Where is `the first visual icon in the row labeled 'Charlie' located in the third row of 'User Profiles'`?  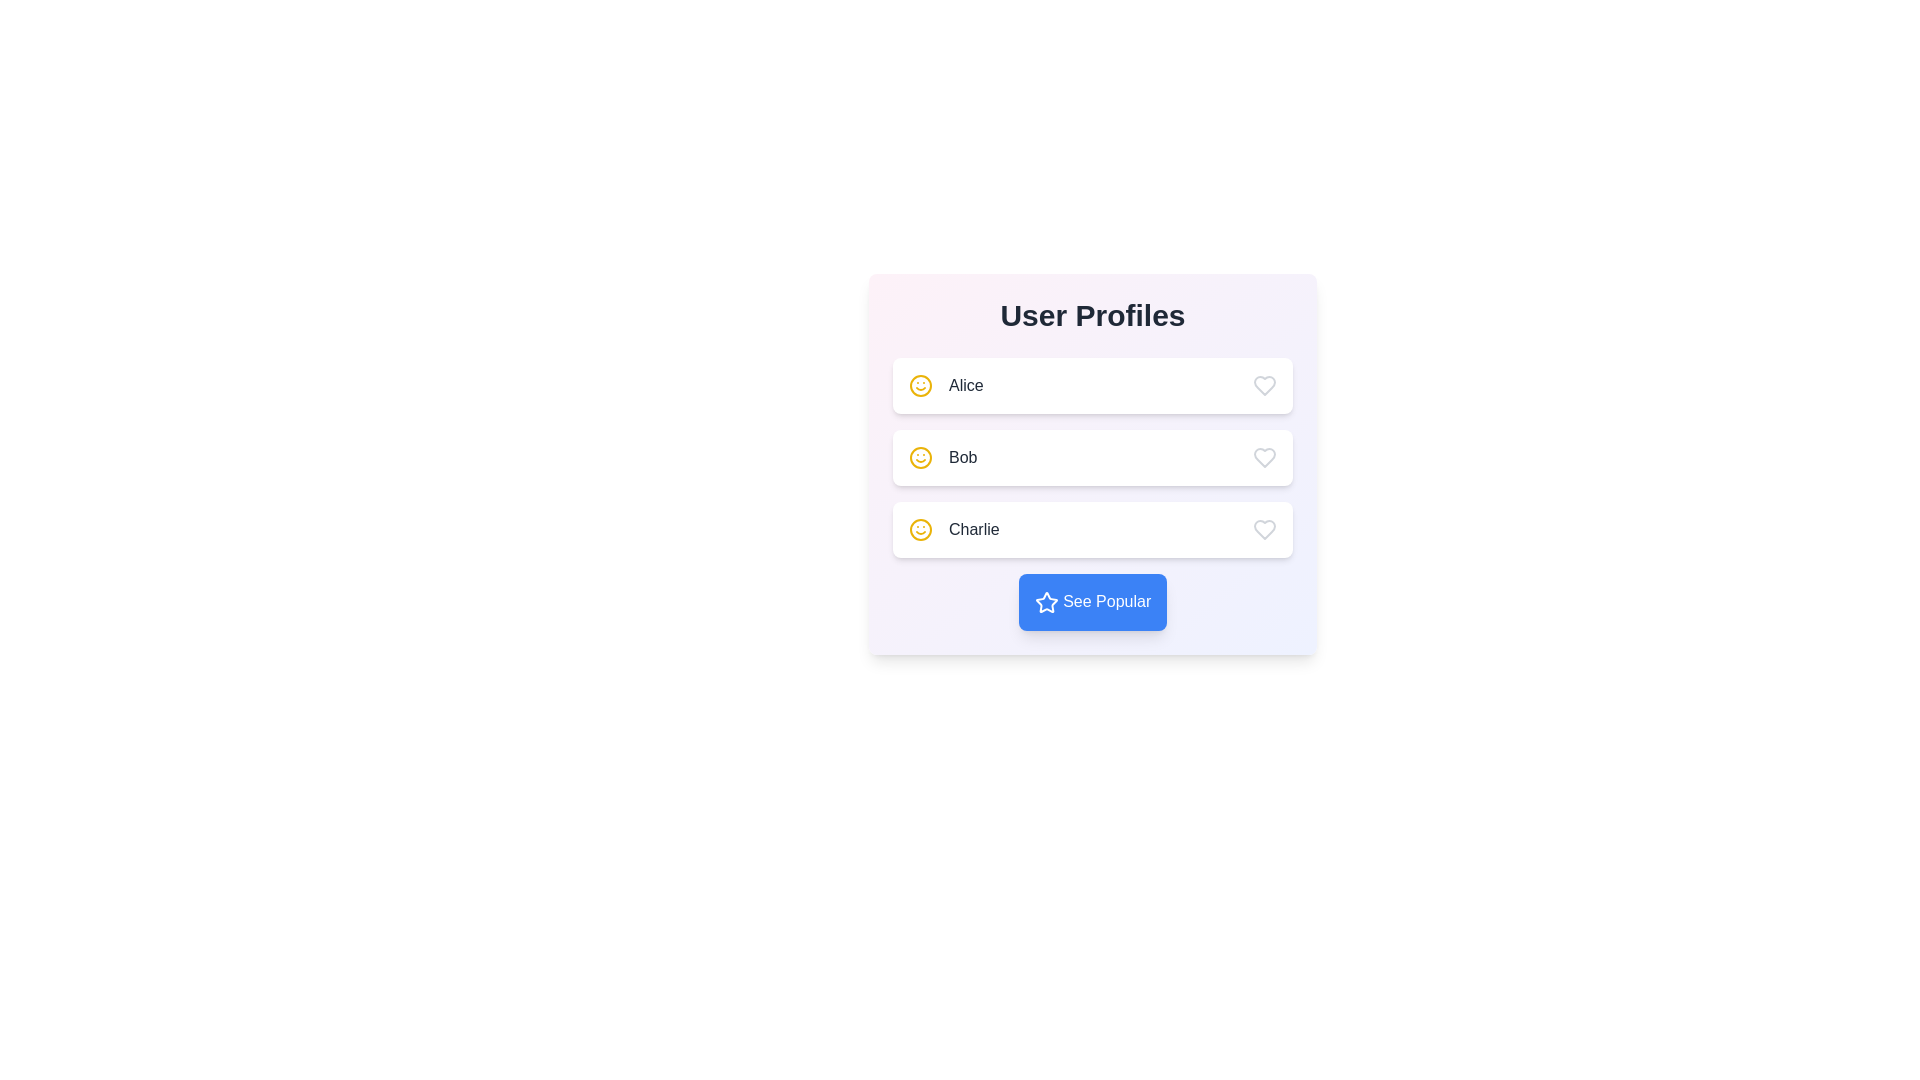 the first visual icon in the row labeled 'Charlie' located in the third row of 'User Profiles' is located at coordinates (920, 528).